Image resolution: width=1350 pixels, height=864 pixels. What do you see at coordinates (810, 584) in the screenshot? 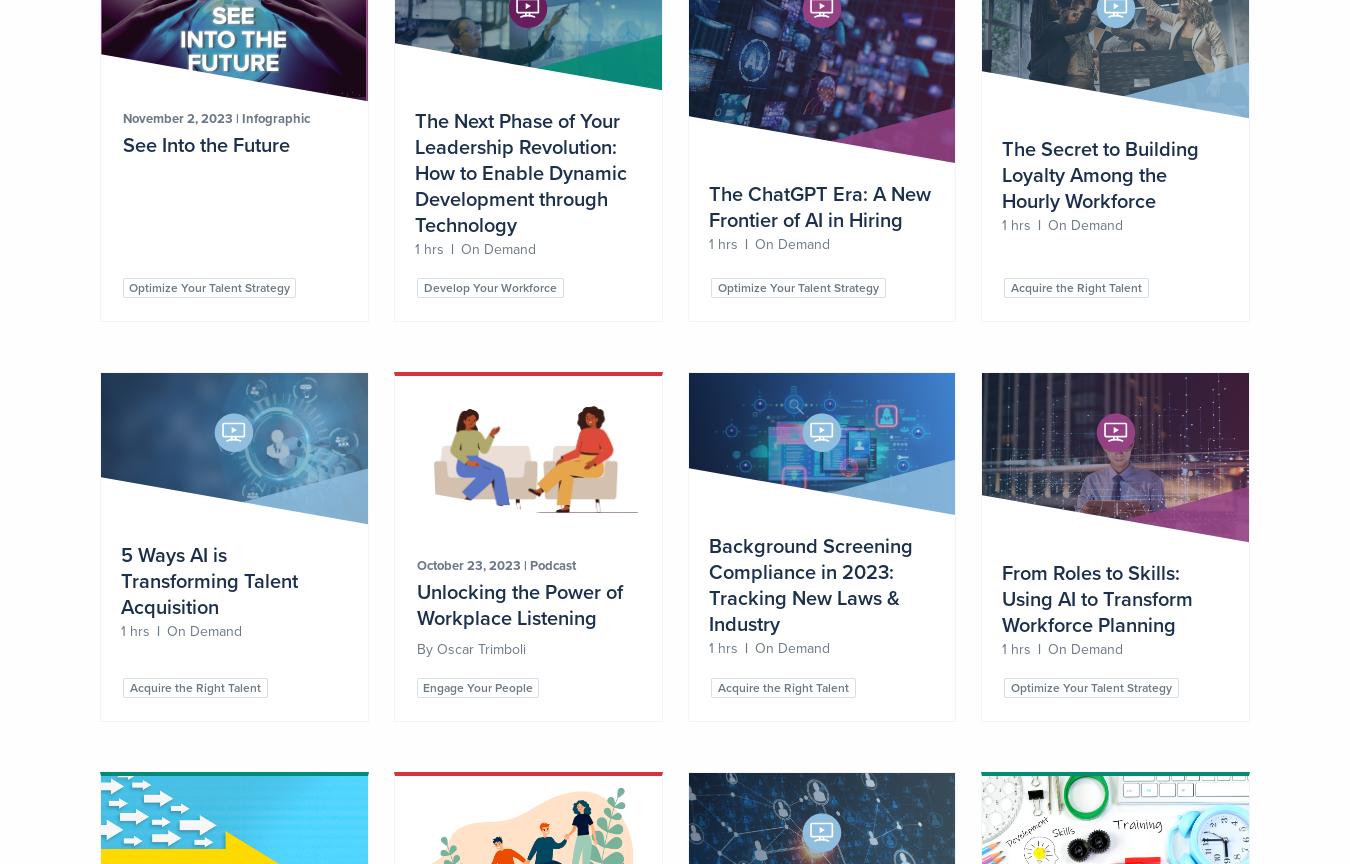
I see `'Background Screening Compliance in 2023: Tracking New Laws & Industry'` at bounding box center [810, 584].